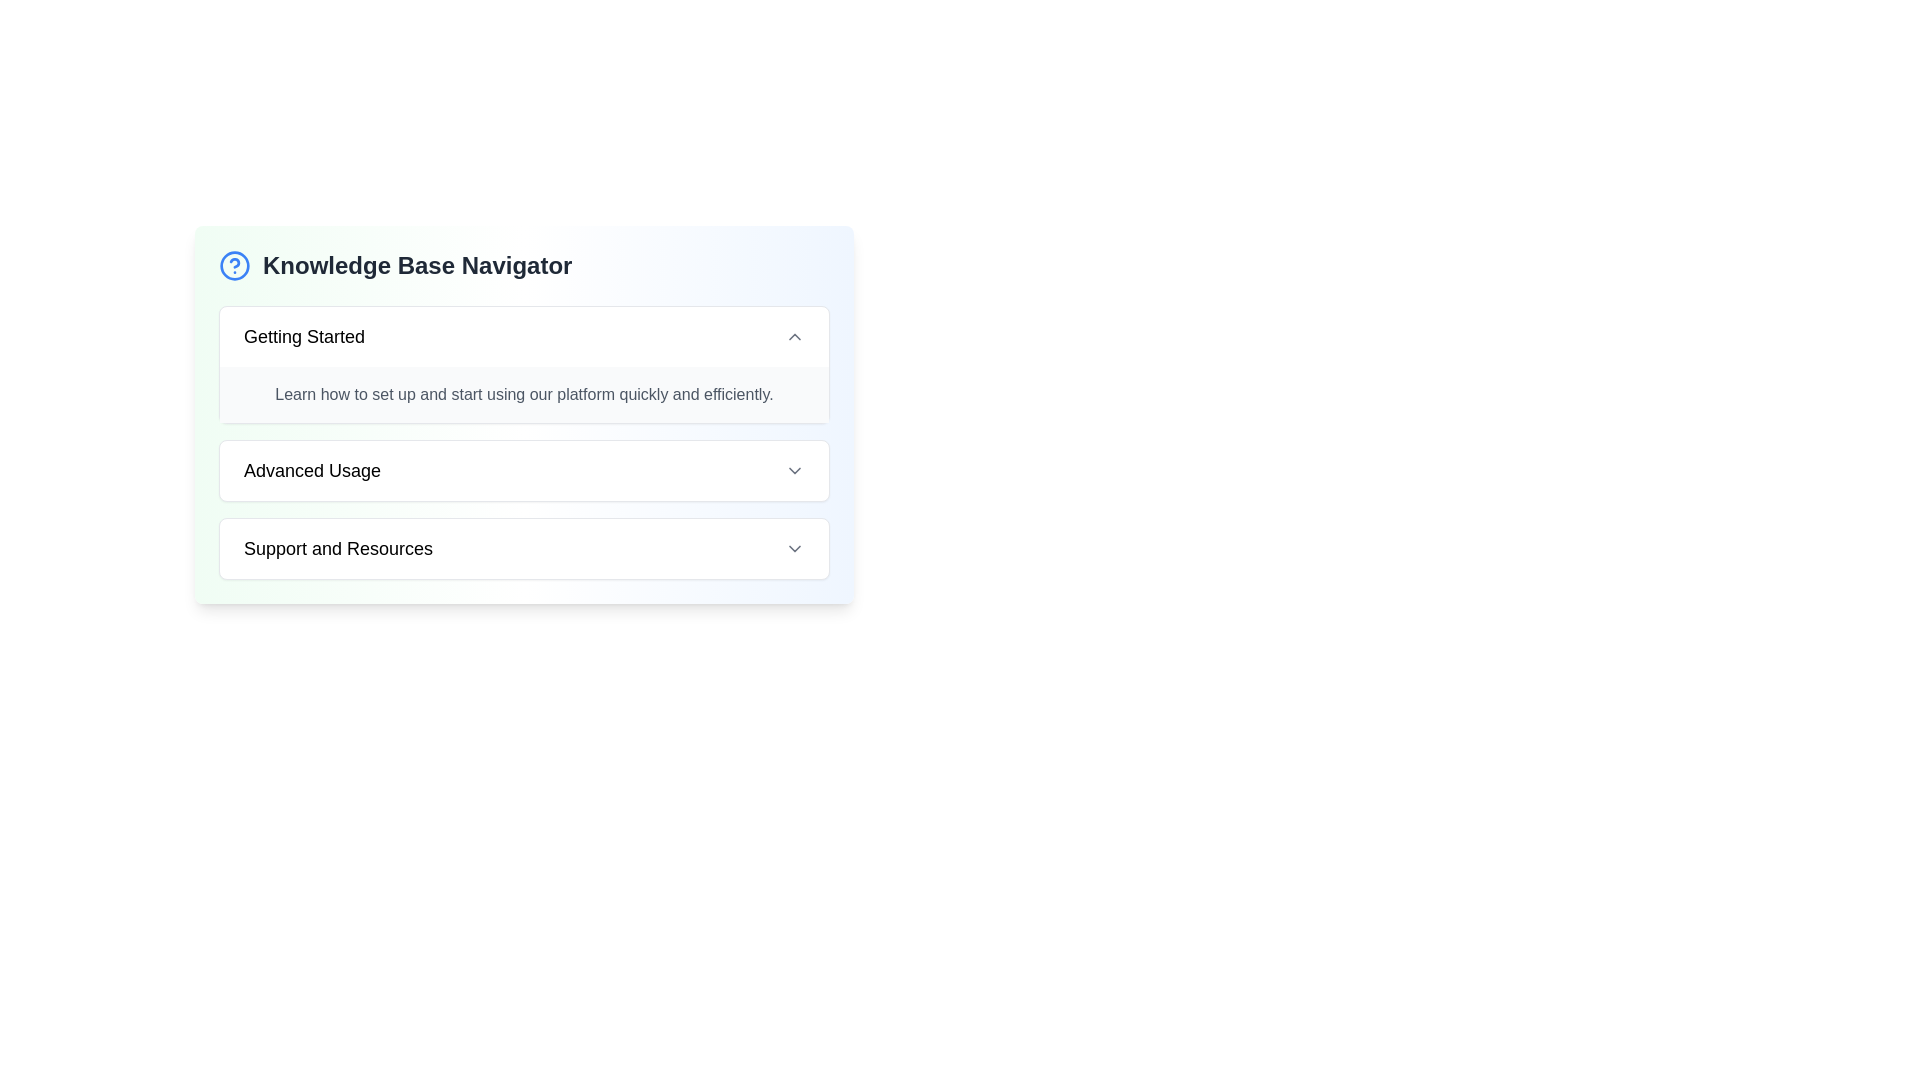 This screenshot has height=1080, width=1920. Describe the element at coordinates (311, 470) in the screenshot. I see `the Text label in the 'Knowledge Base Navigator' section, which is the second option under the 'Getting Started' heading` at that location.